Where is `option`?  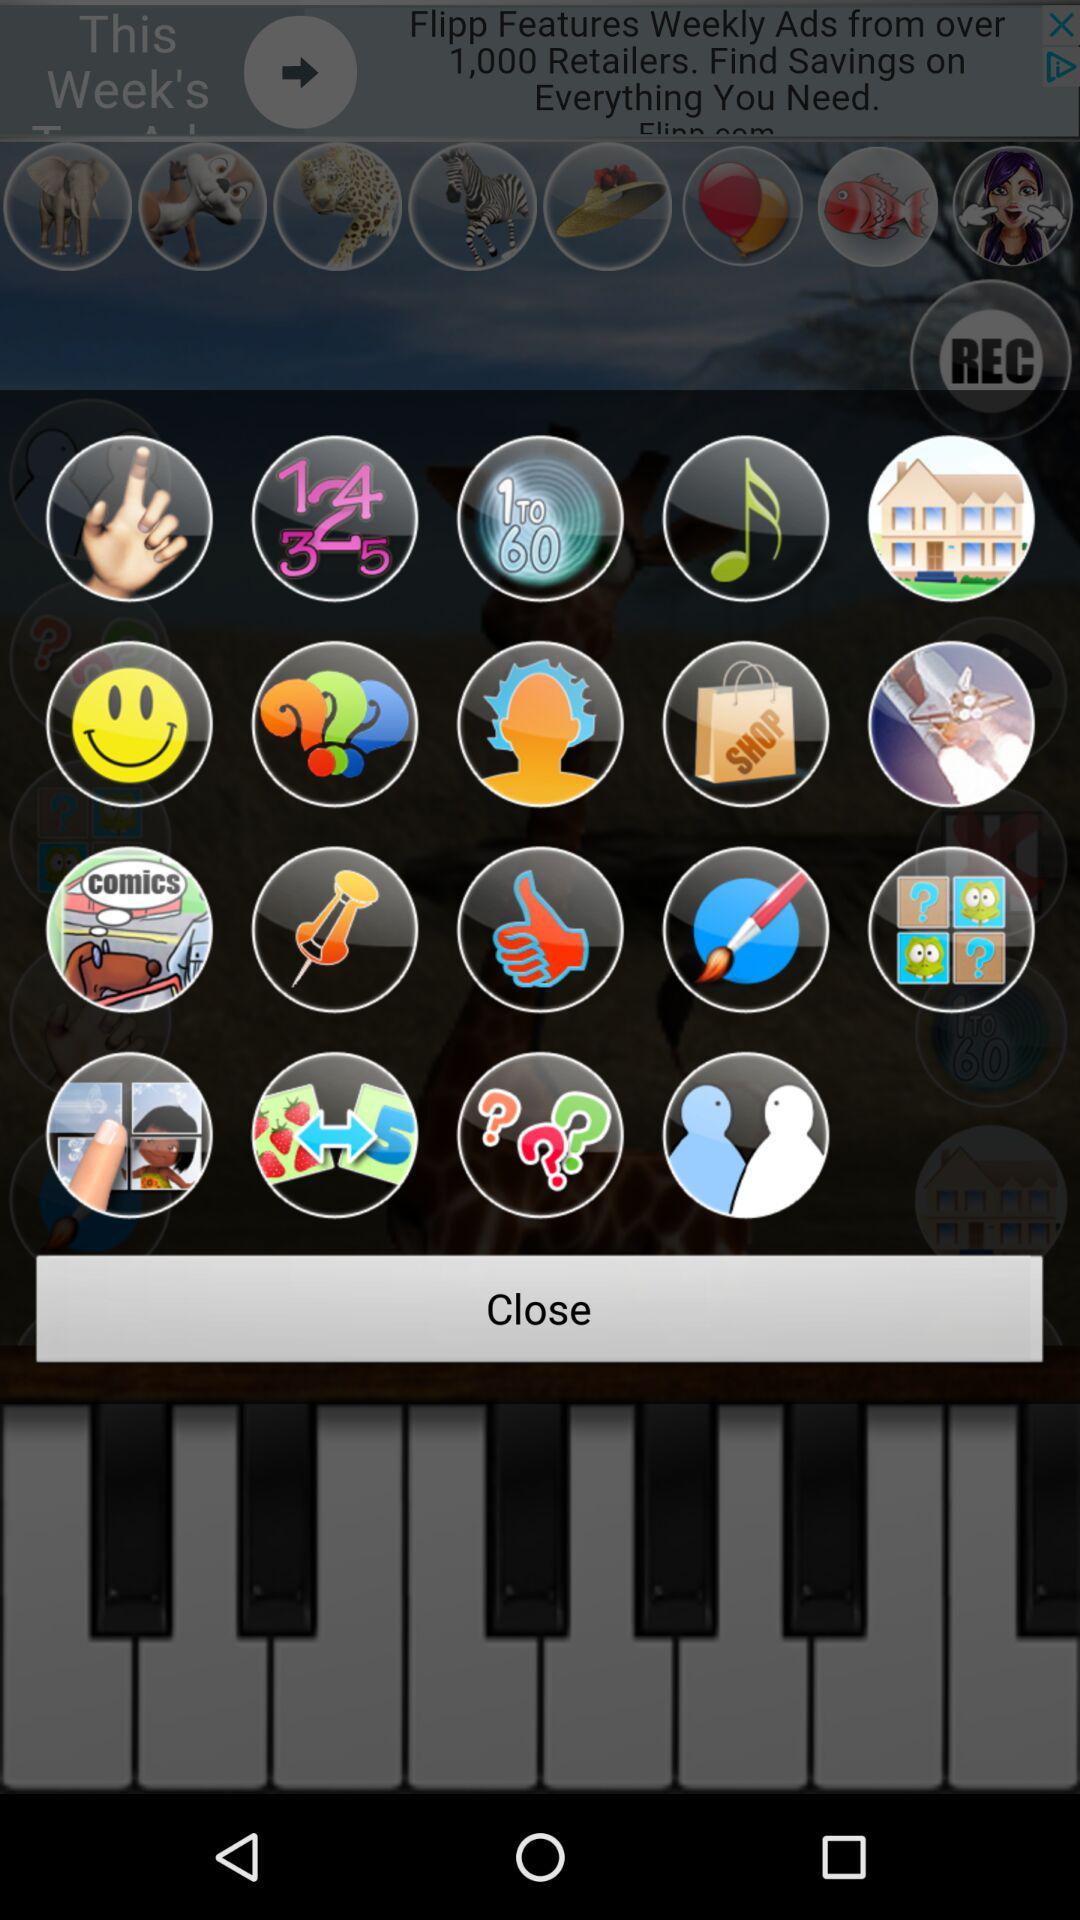
option is located at coordinates (950, 723).